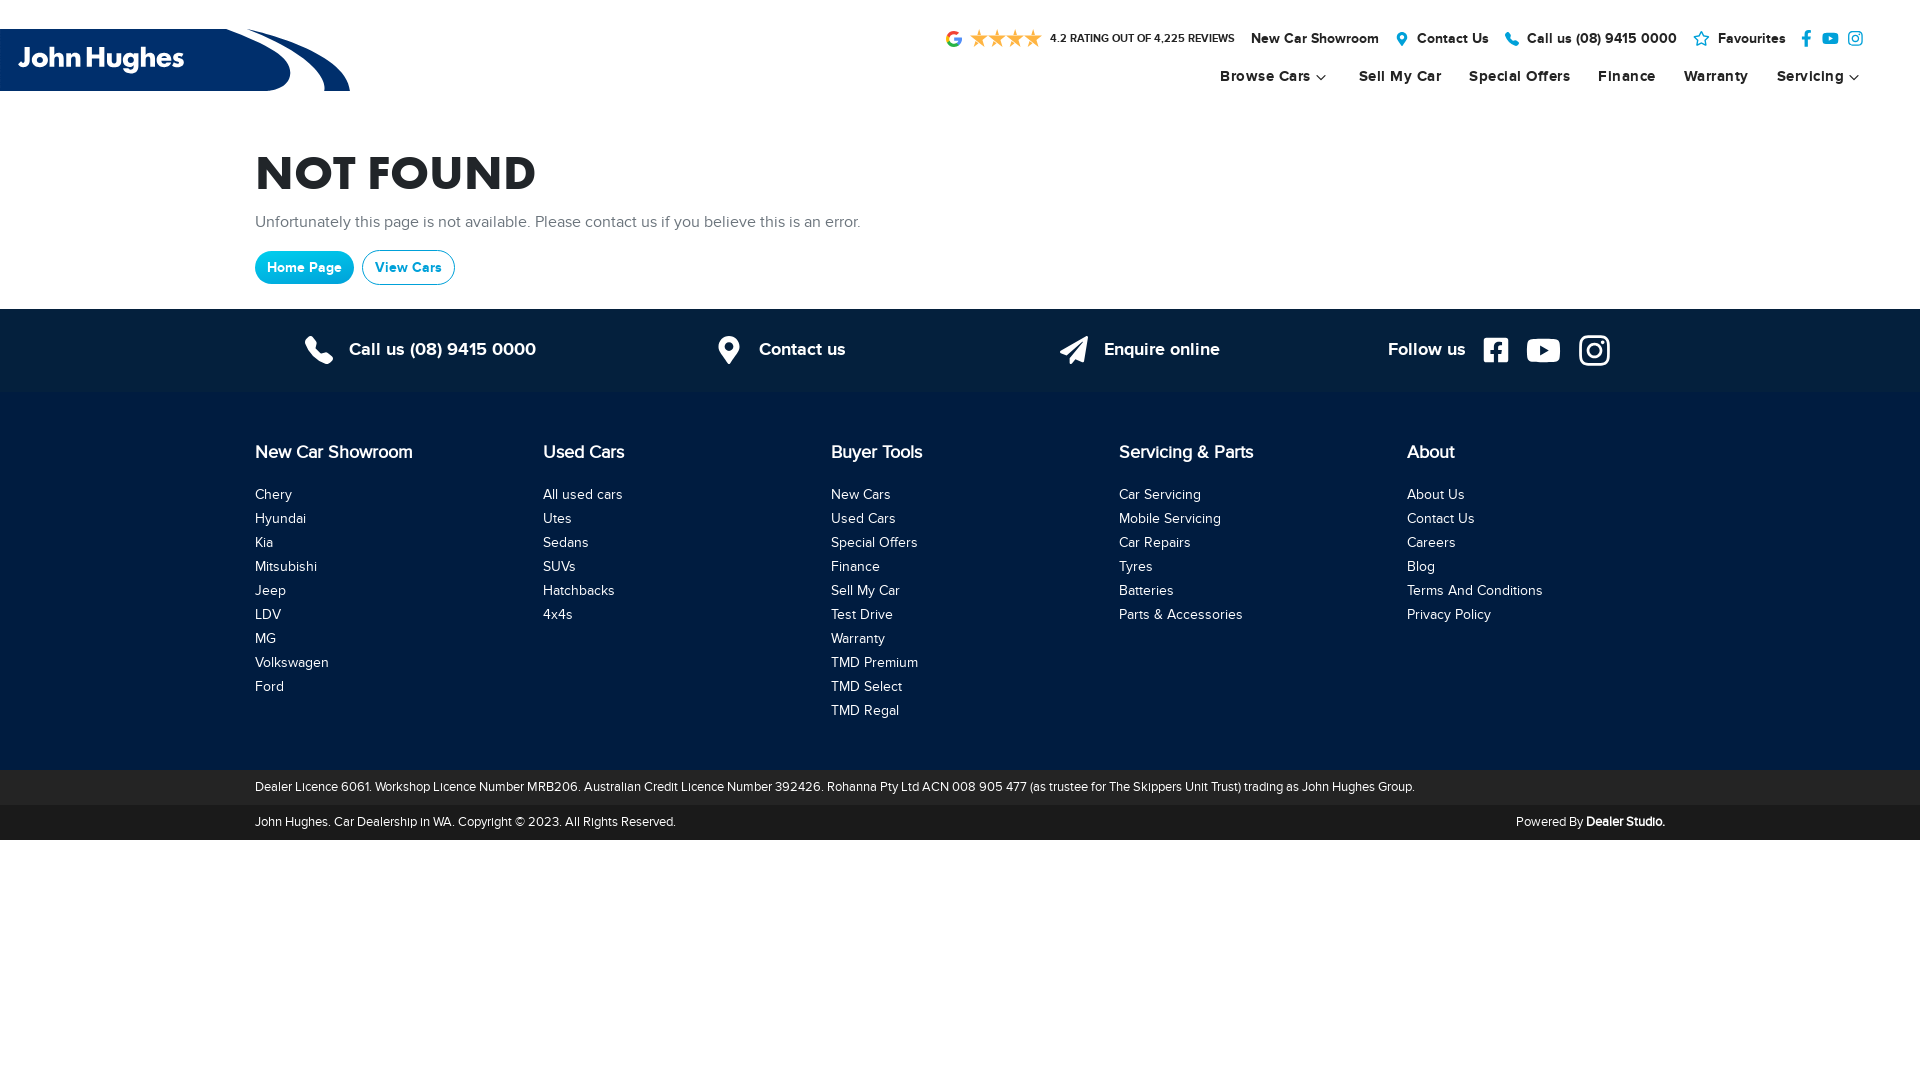 This screenshot has height=1080, width=1920. I want to click on 'Ford', so click(268, 685).